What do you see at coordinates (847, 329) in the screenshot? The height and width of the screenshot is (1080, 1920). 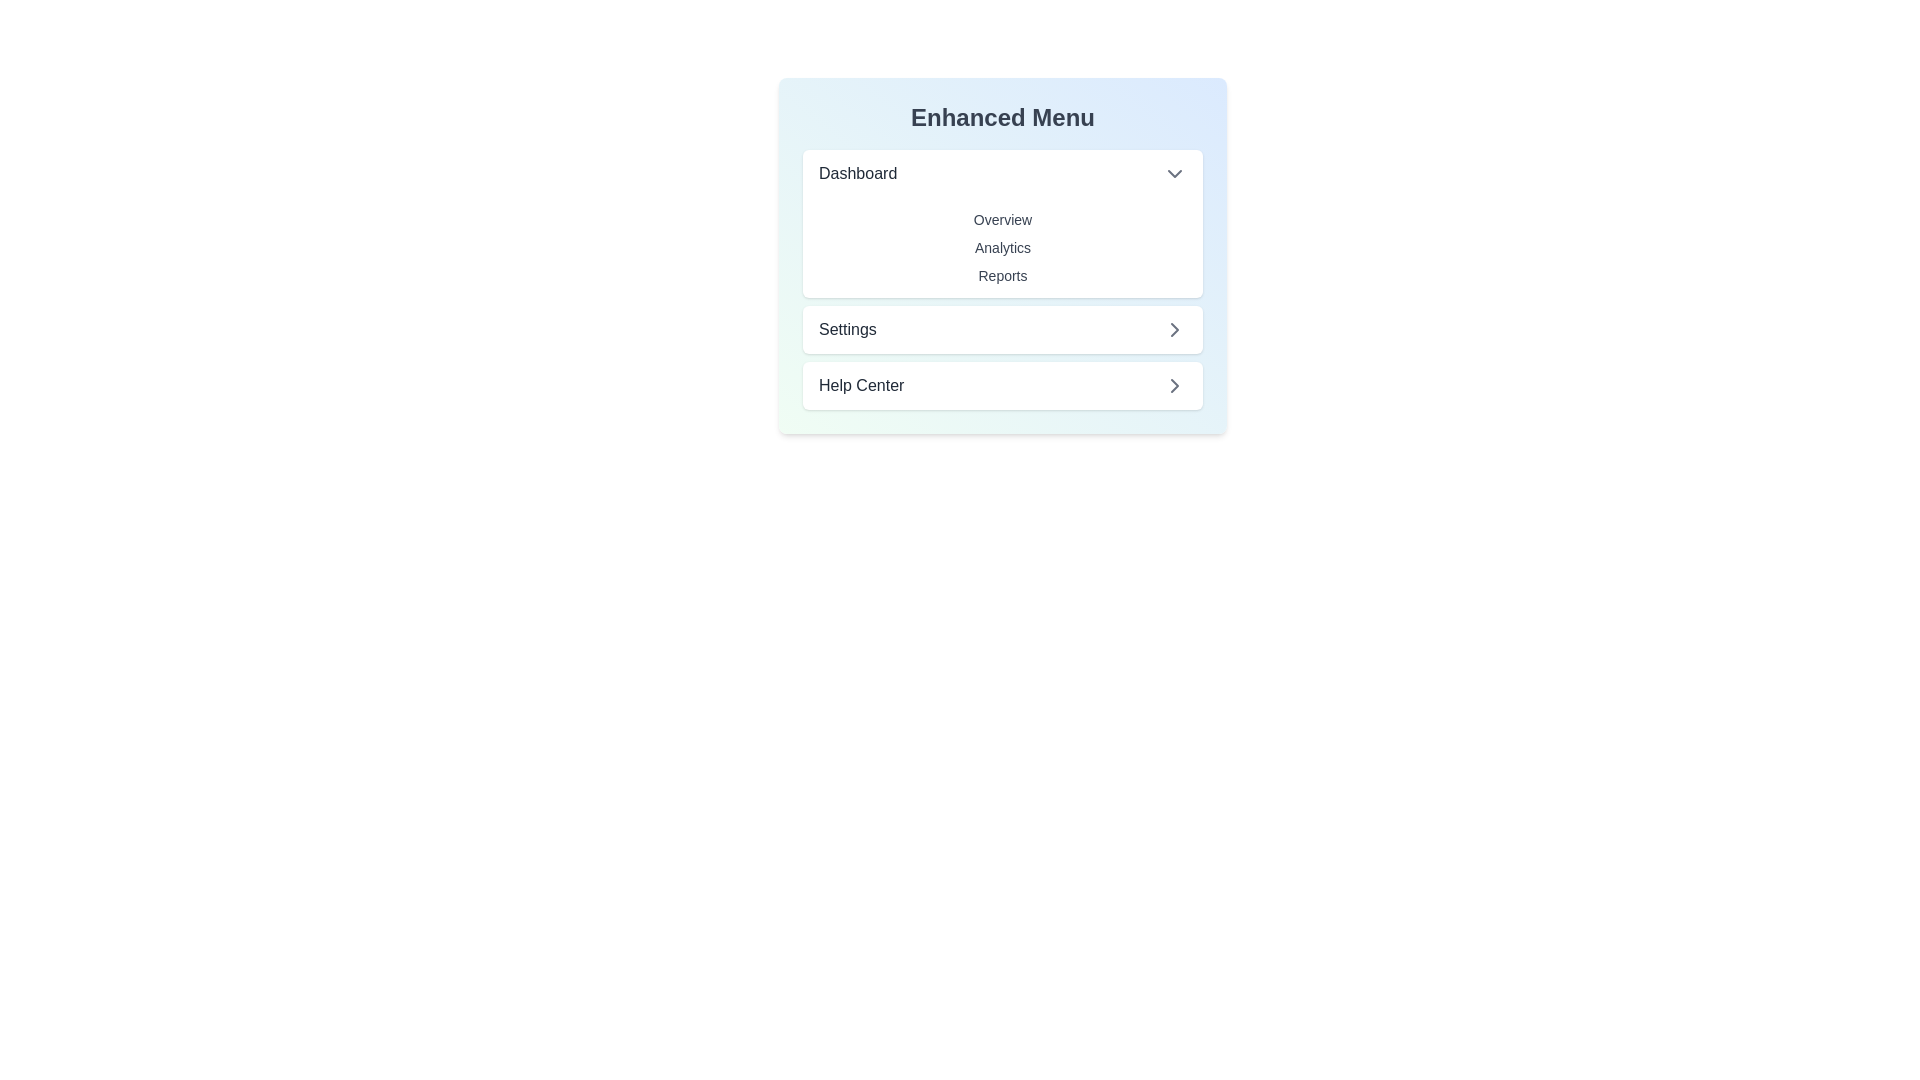 I see `text 'Settings' from the Text Label that displays it in medium-sized grayish font on a white background, located in the second list item of the menu panel under 'Dashboard'` at bounding box center [847, 329].